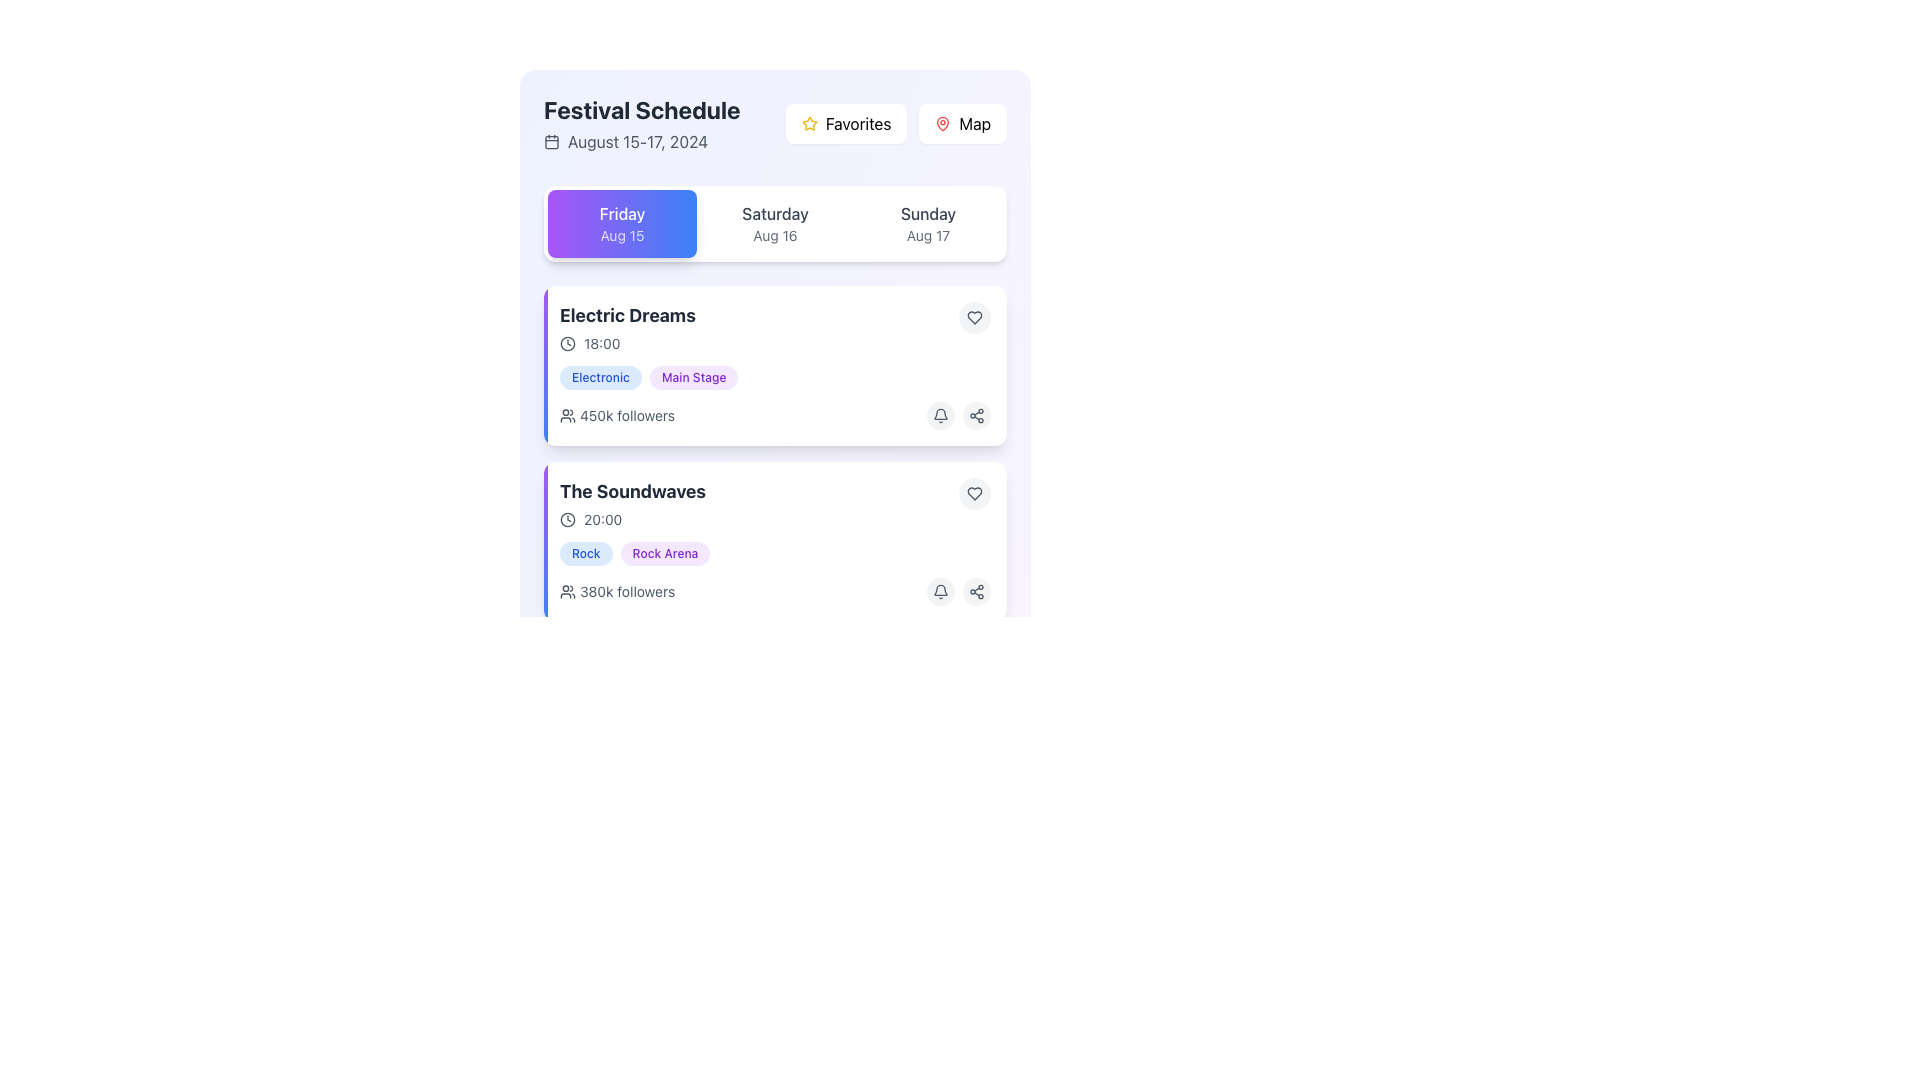 The height and width of the screenshot is (1080, 1920). Describe the element at coordinates (642, 123) in the screenshot. I see `the Header element displaying 'Festival Schedule' and 'August 15-17, 2024' with a calendar icon to the left` at that location.